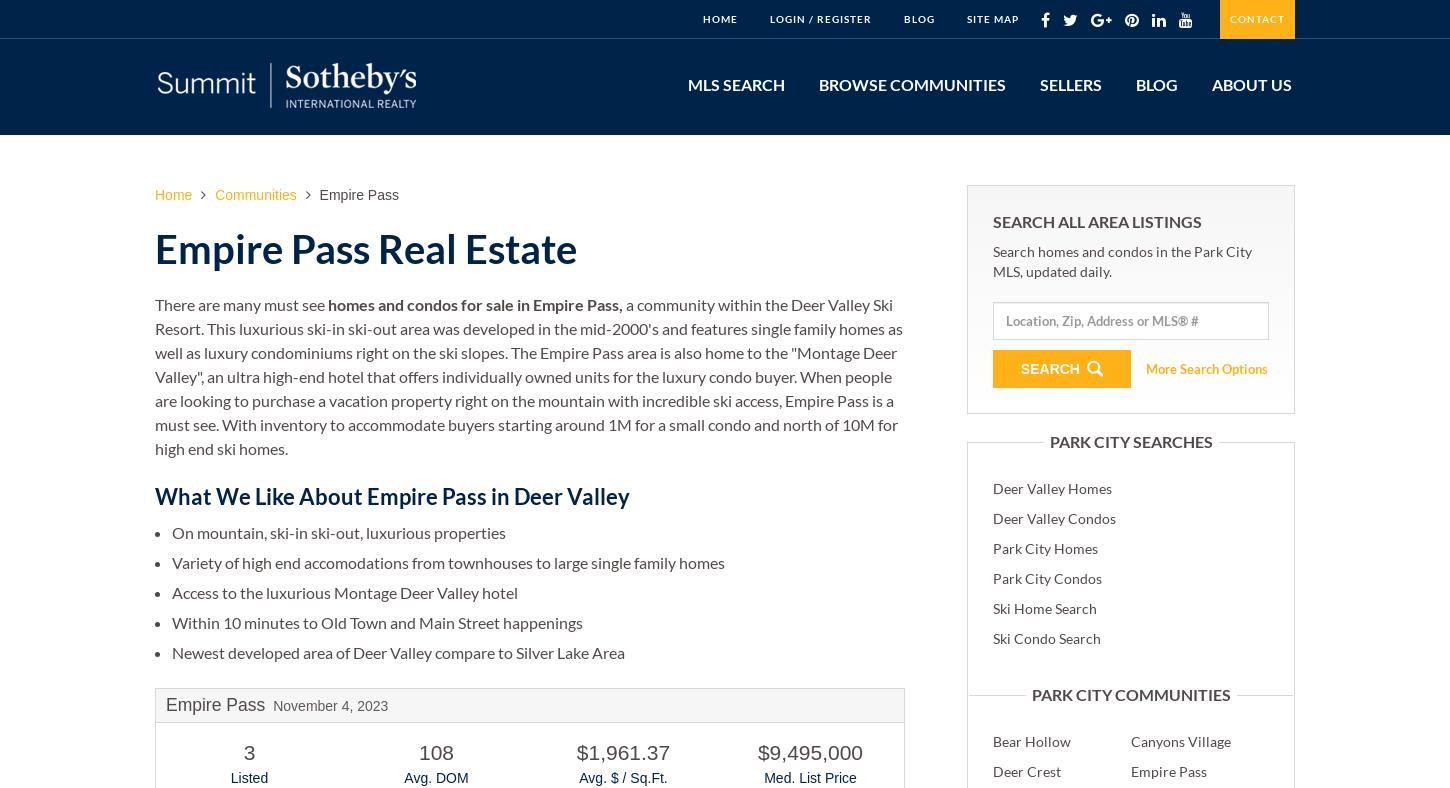  What do you see at coordinates (809, 777) in the screenshot?
I see `'Med. List Price'` at bounding box center [809, 777].